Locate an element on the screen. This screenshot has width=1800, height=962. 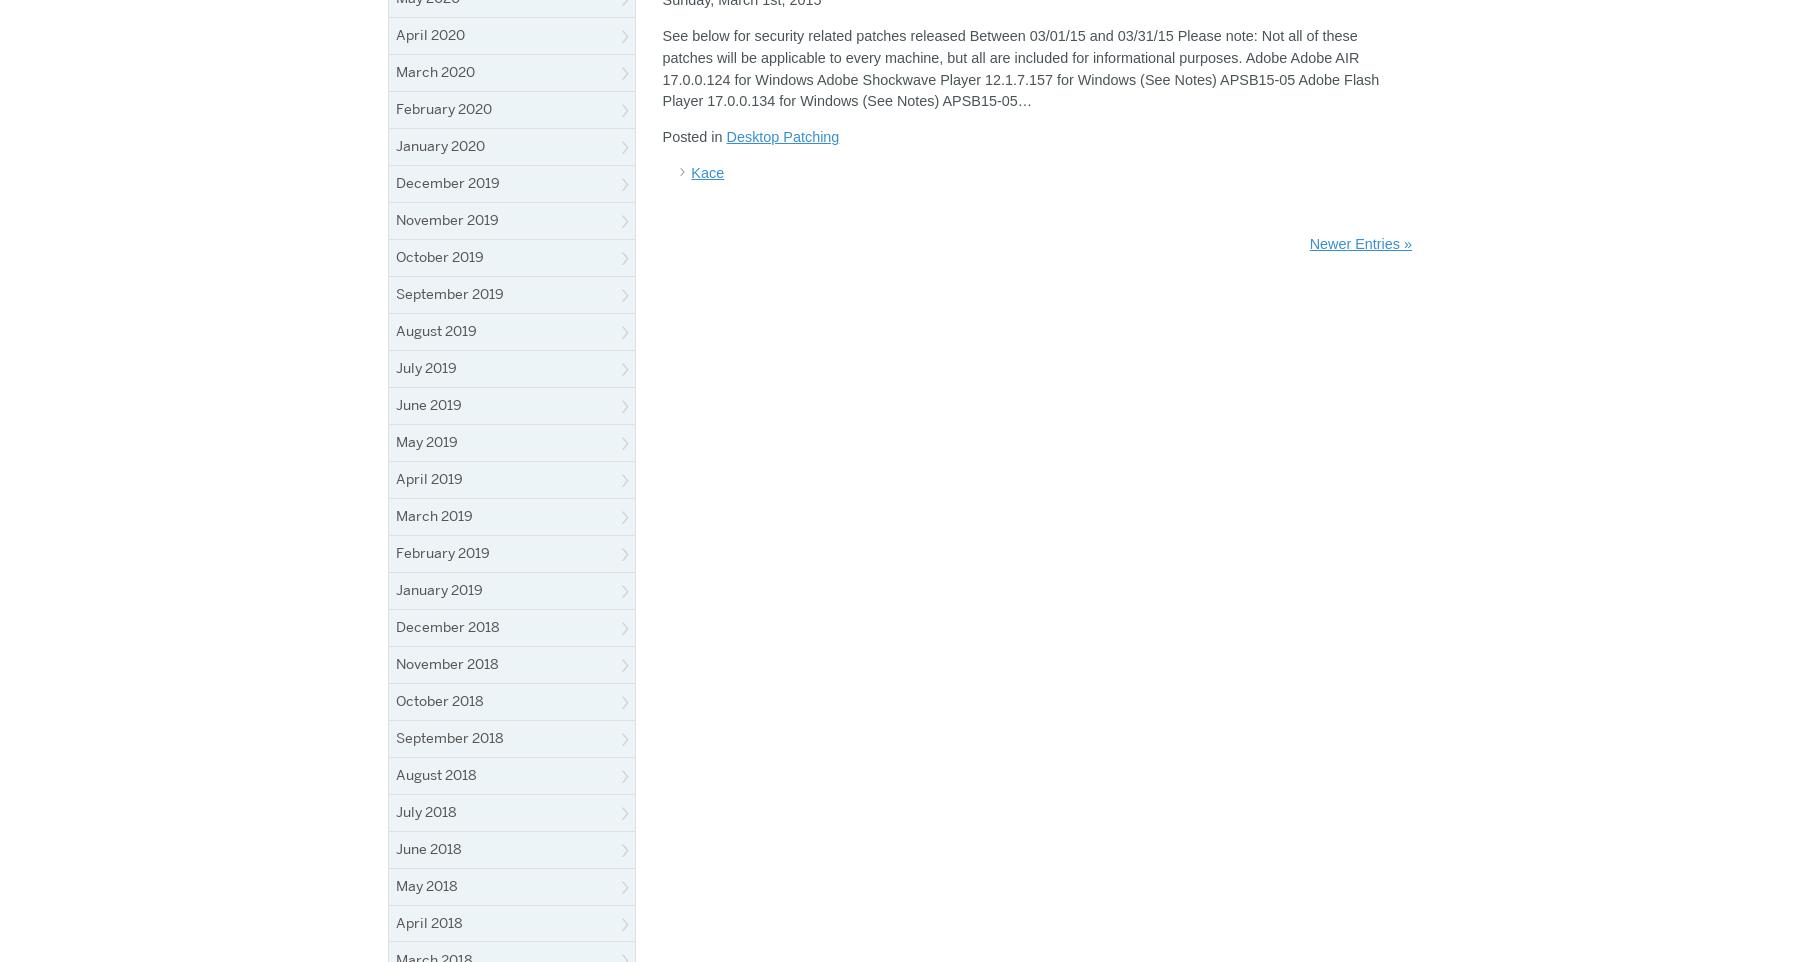
'July 2018' is located at coordinates (426, 809).